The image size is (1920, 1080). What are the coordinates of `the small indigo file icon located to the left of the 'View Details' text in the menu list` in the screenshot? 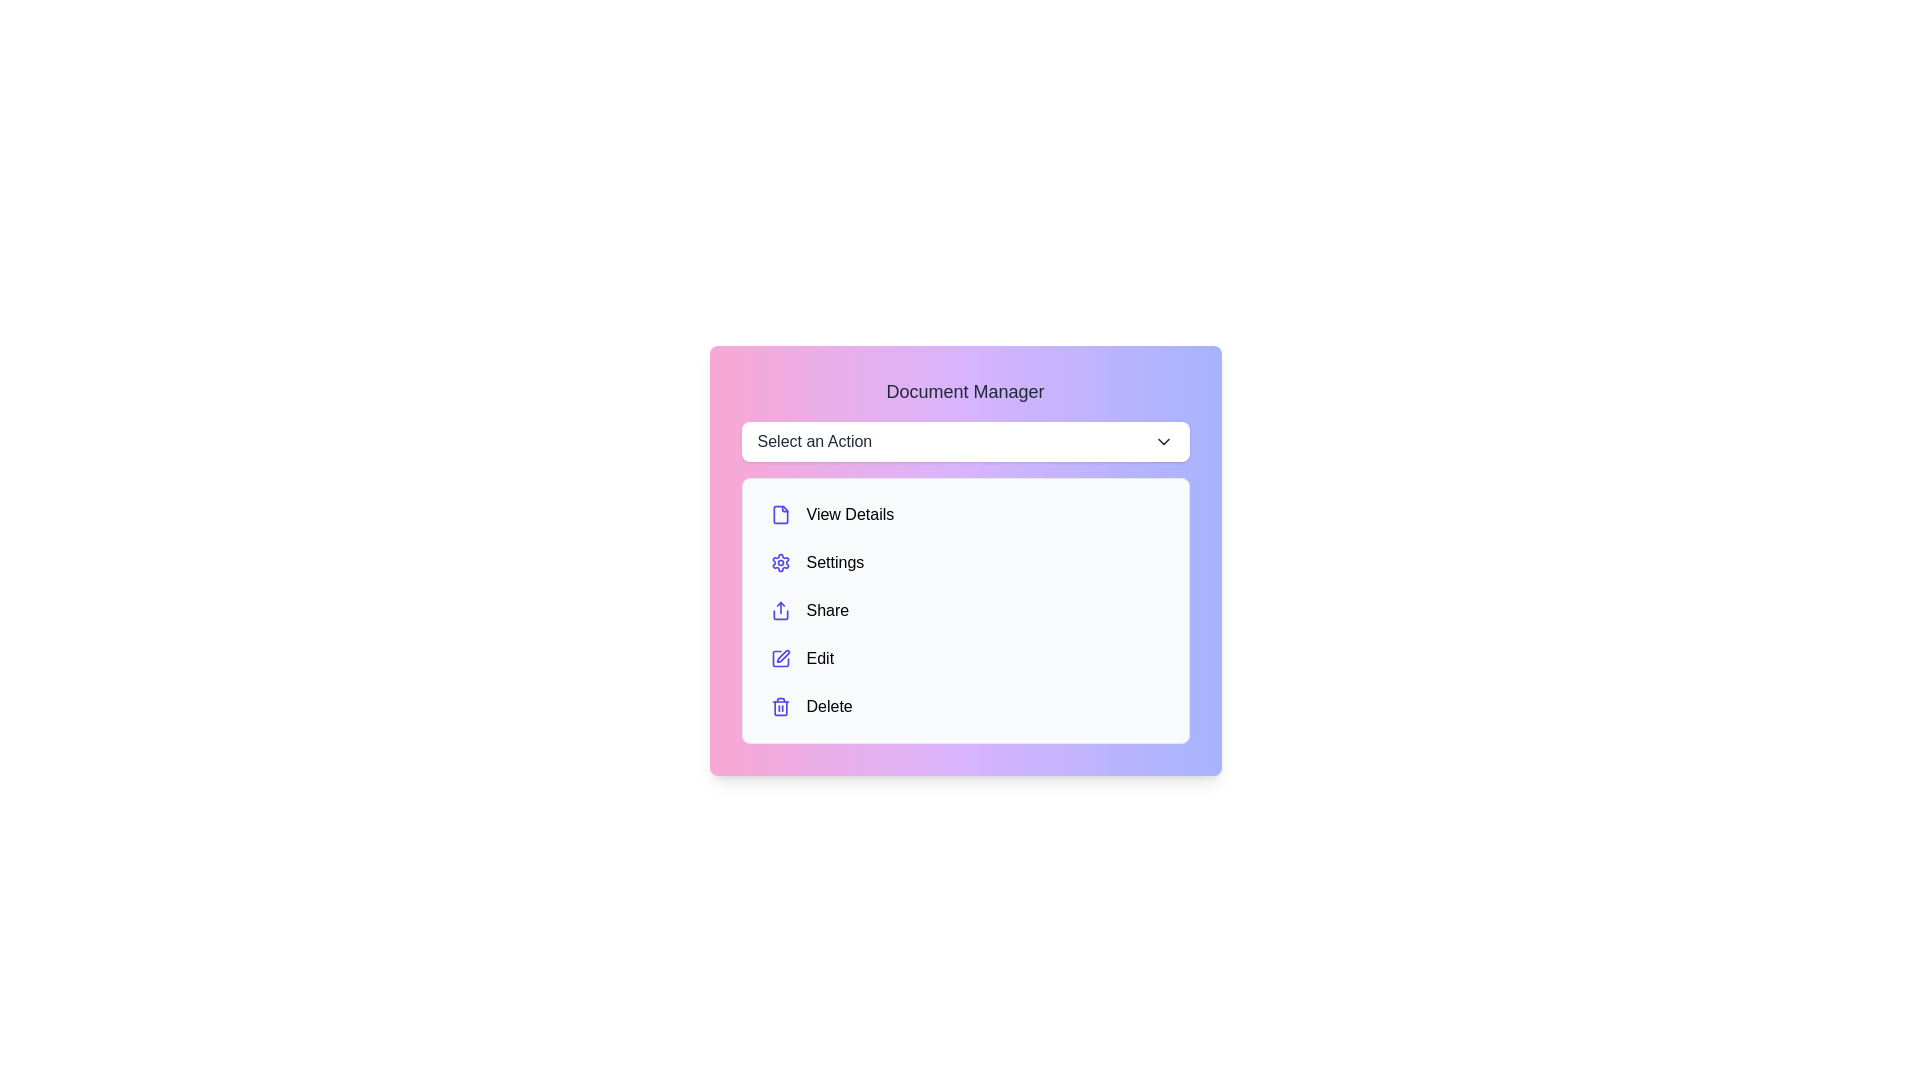 It's located at (779, 514).